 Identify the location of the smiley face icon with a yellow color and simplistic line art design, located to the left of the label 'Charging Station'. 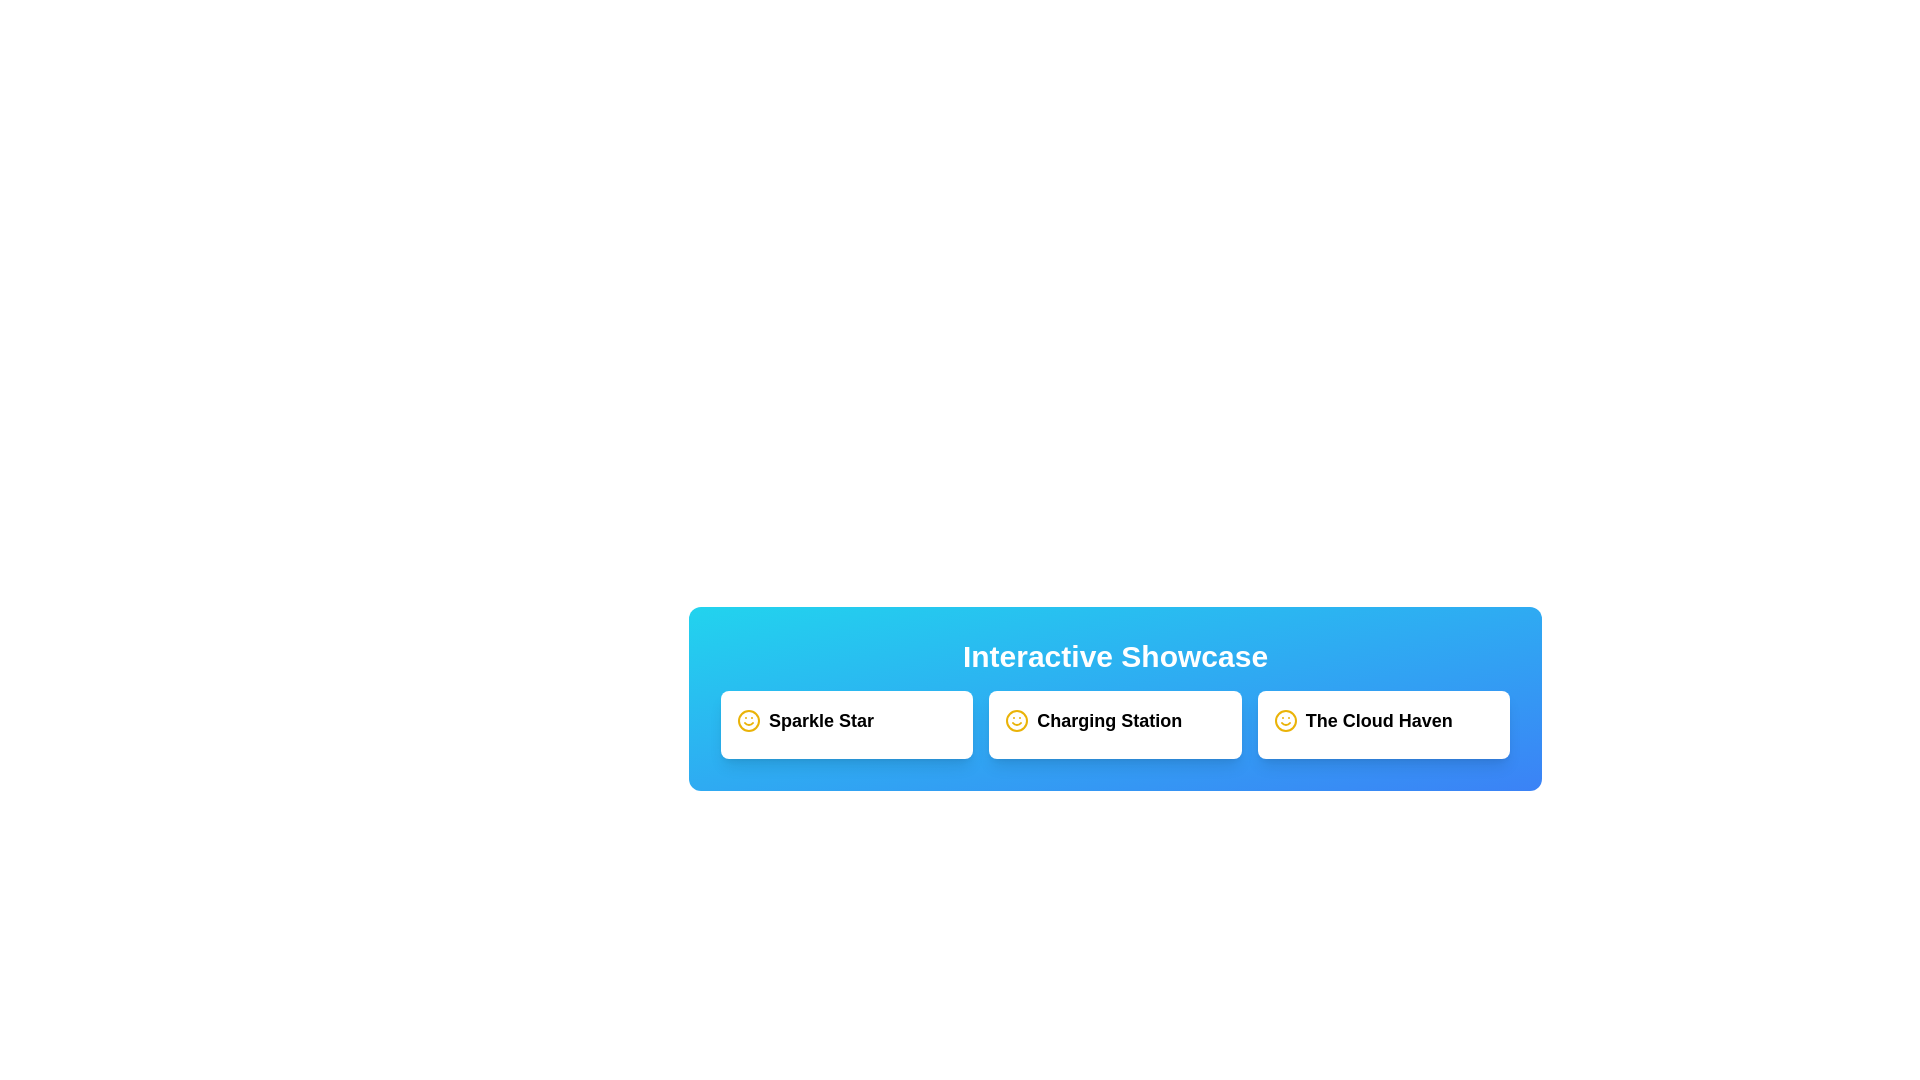
(1017, 721).